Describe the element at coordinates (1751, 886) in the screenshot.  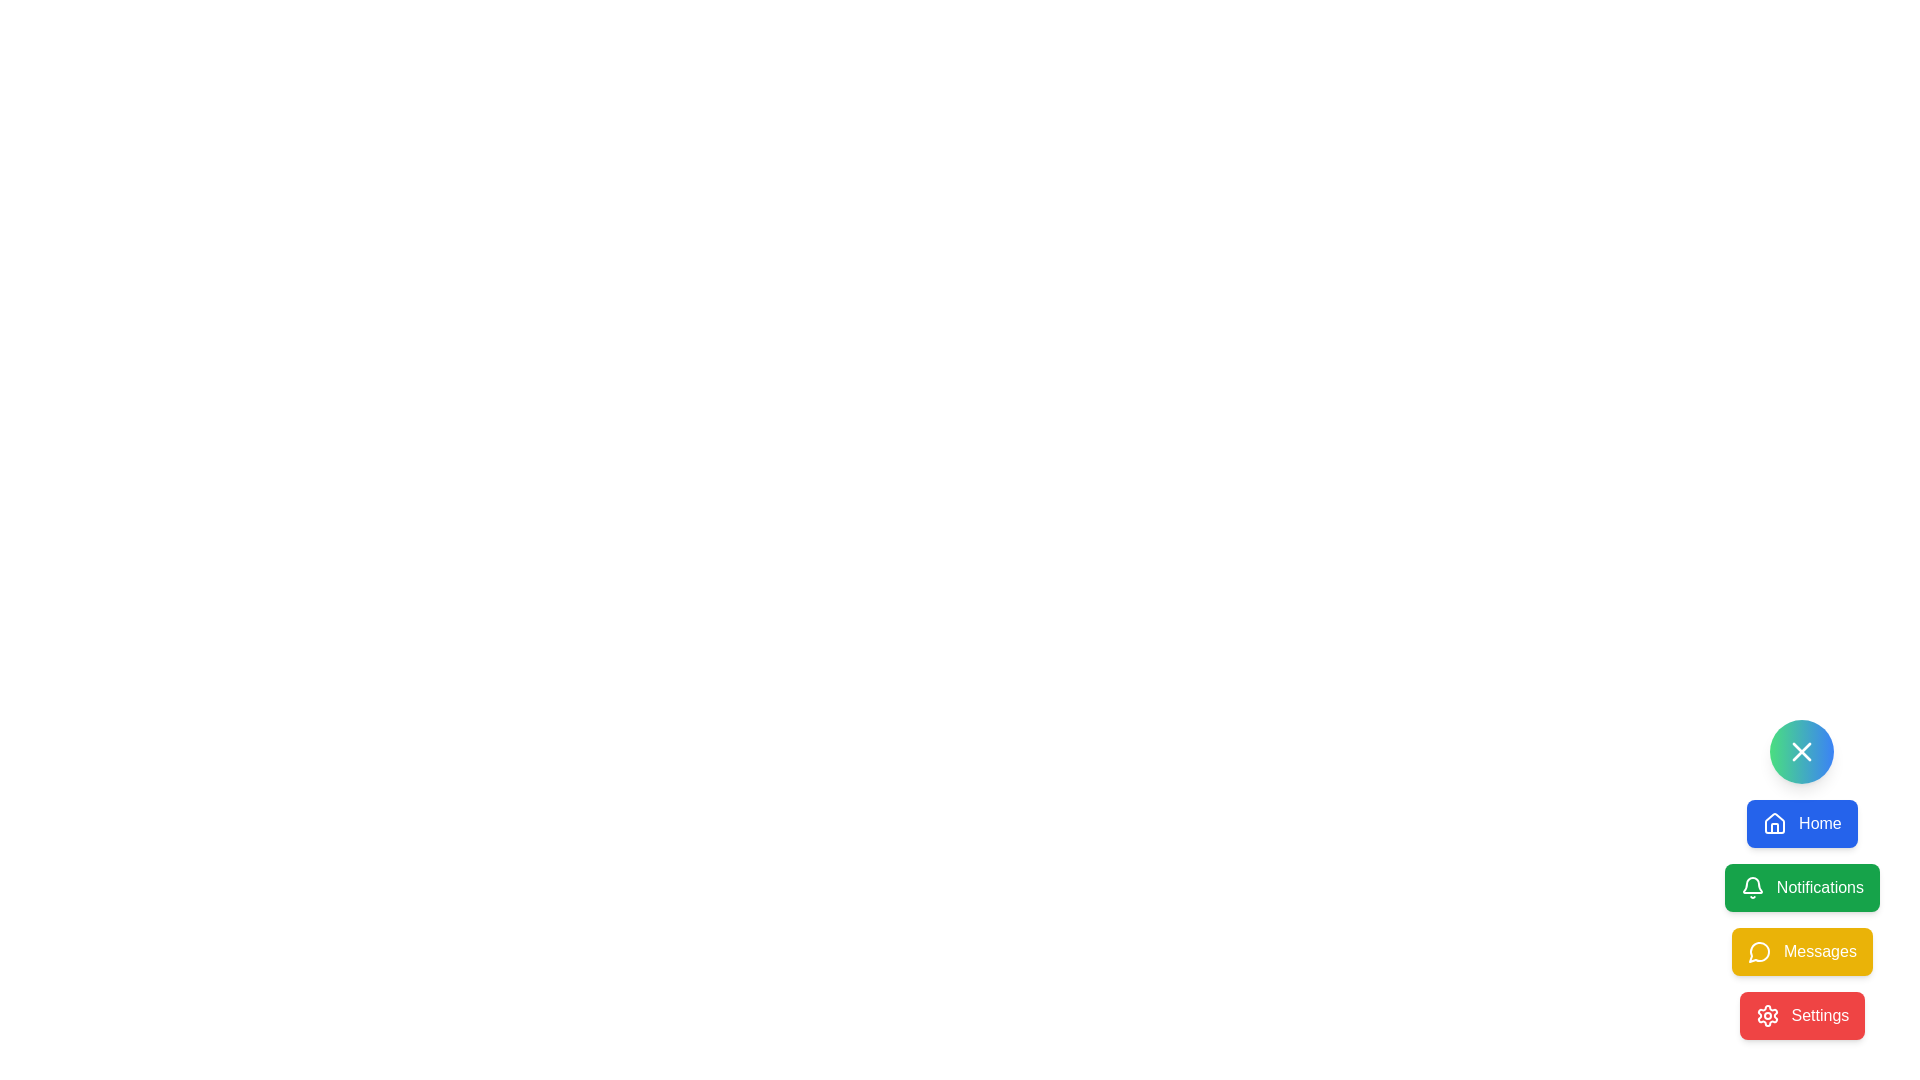
I see `the bell-shaped notification icon located within the 'Notifications' button on the right side of the interface to visually identify its function as a notification symbol` at that location.